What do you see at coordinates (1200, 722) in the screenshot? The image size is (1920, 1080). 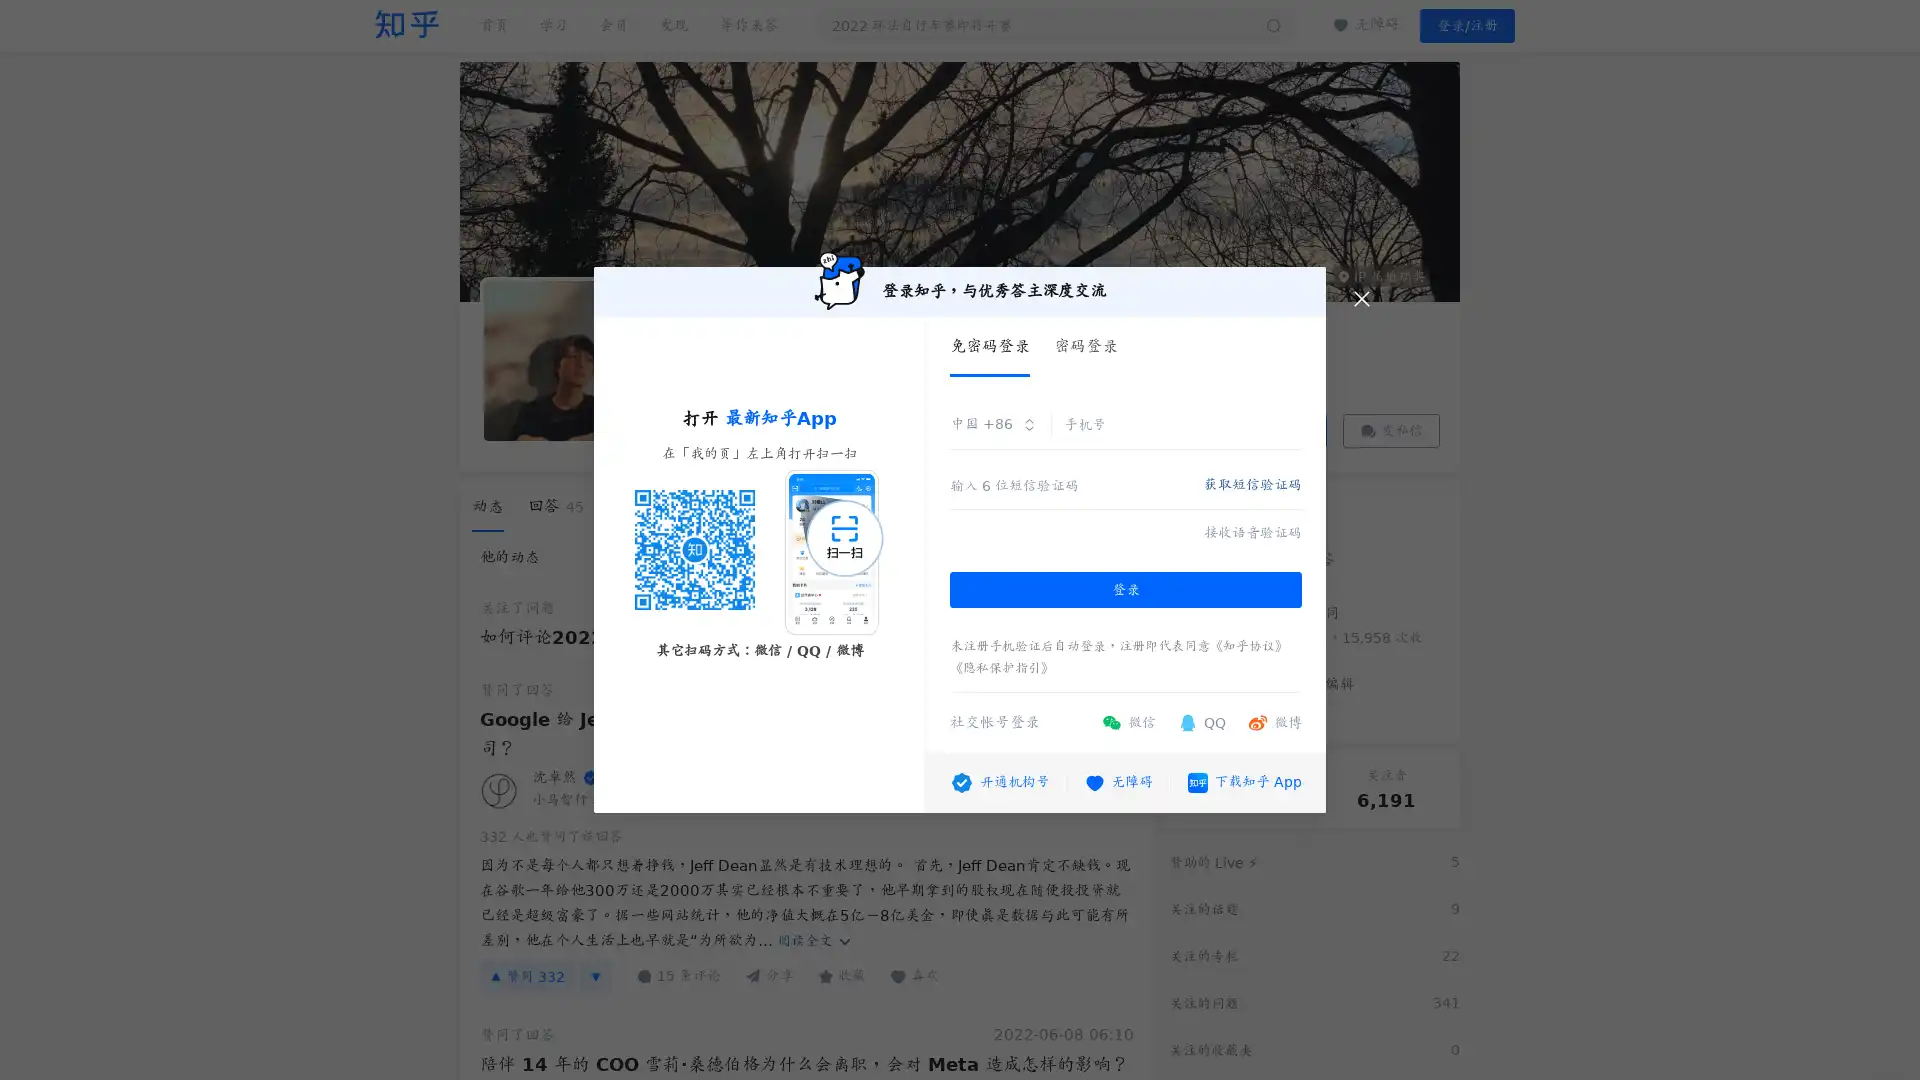 I see `QQ` at bounding box center [1200, 722].